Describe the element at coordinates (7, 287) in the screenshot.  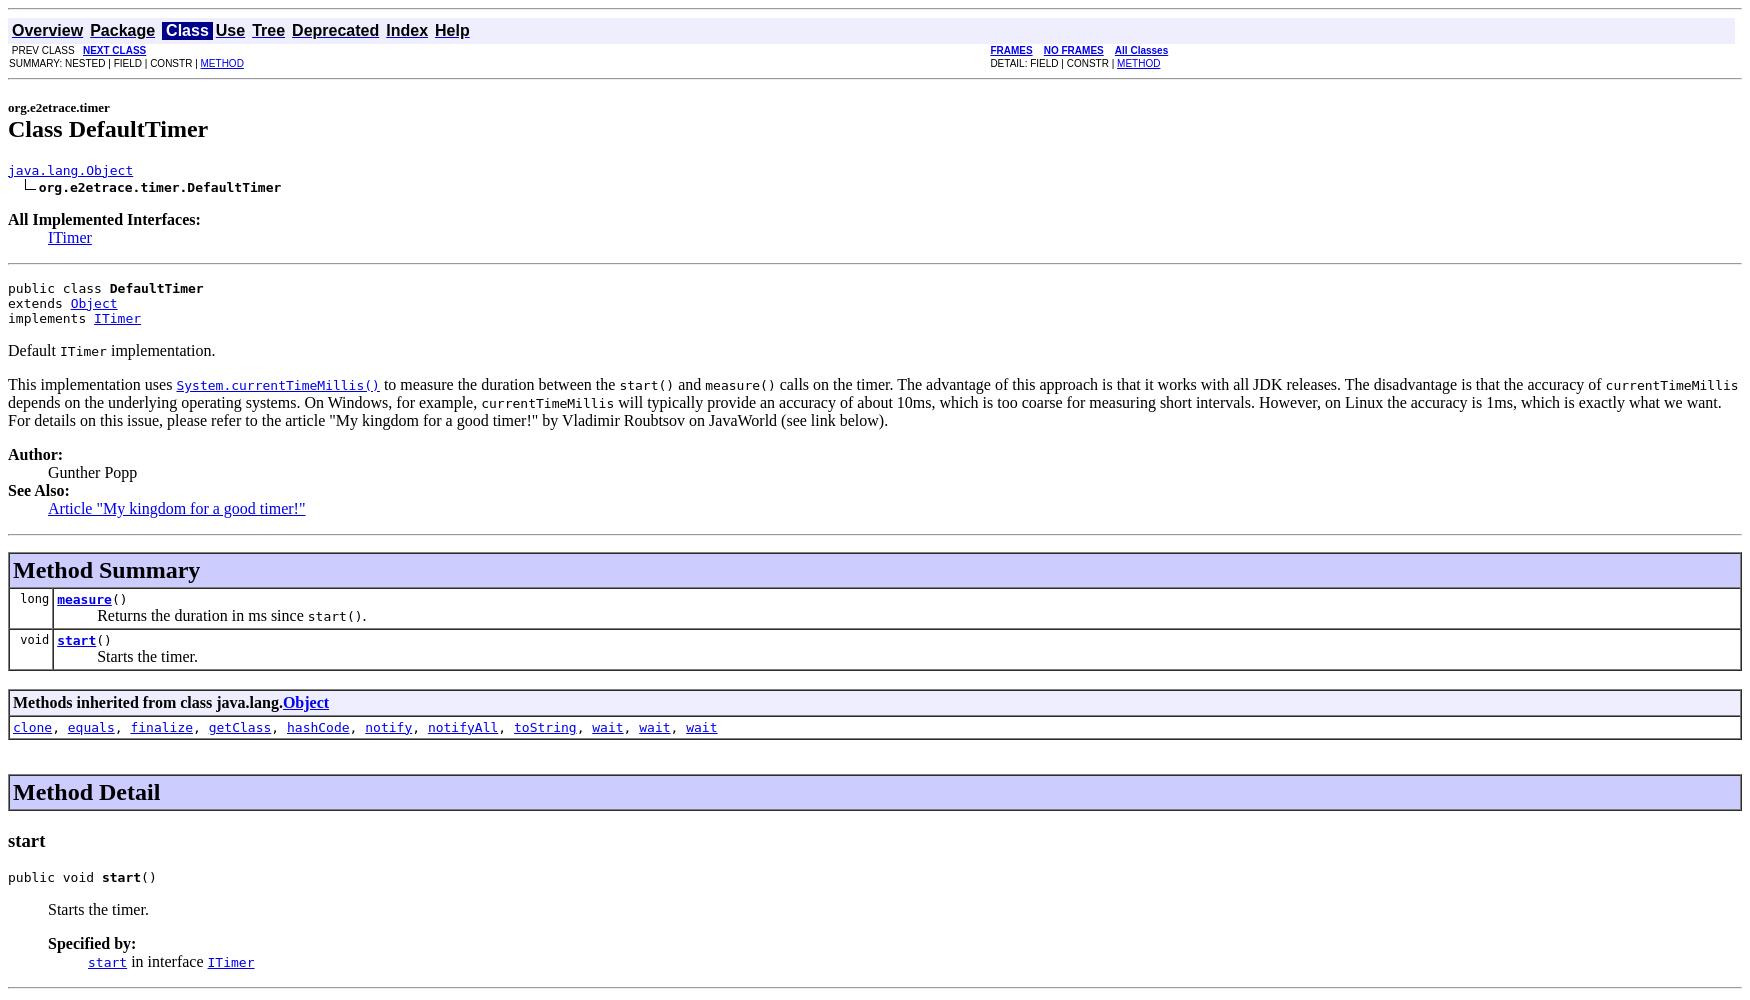
I see `'public class'` at that location.